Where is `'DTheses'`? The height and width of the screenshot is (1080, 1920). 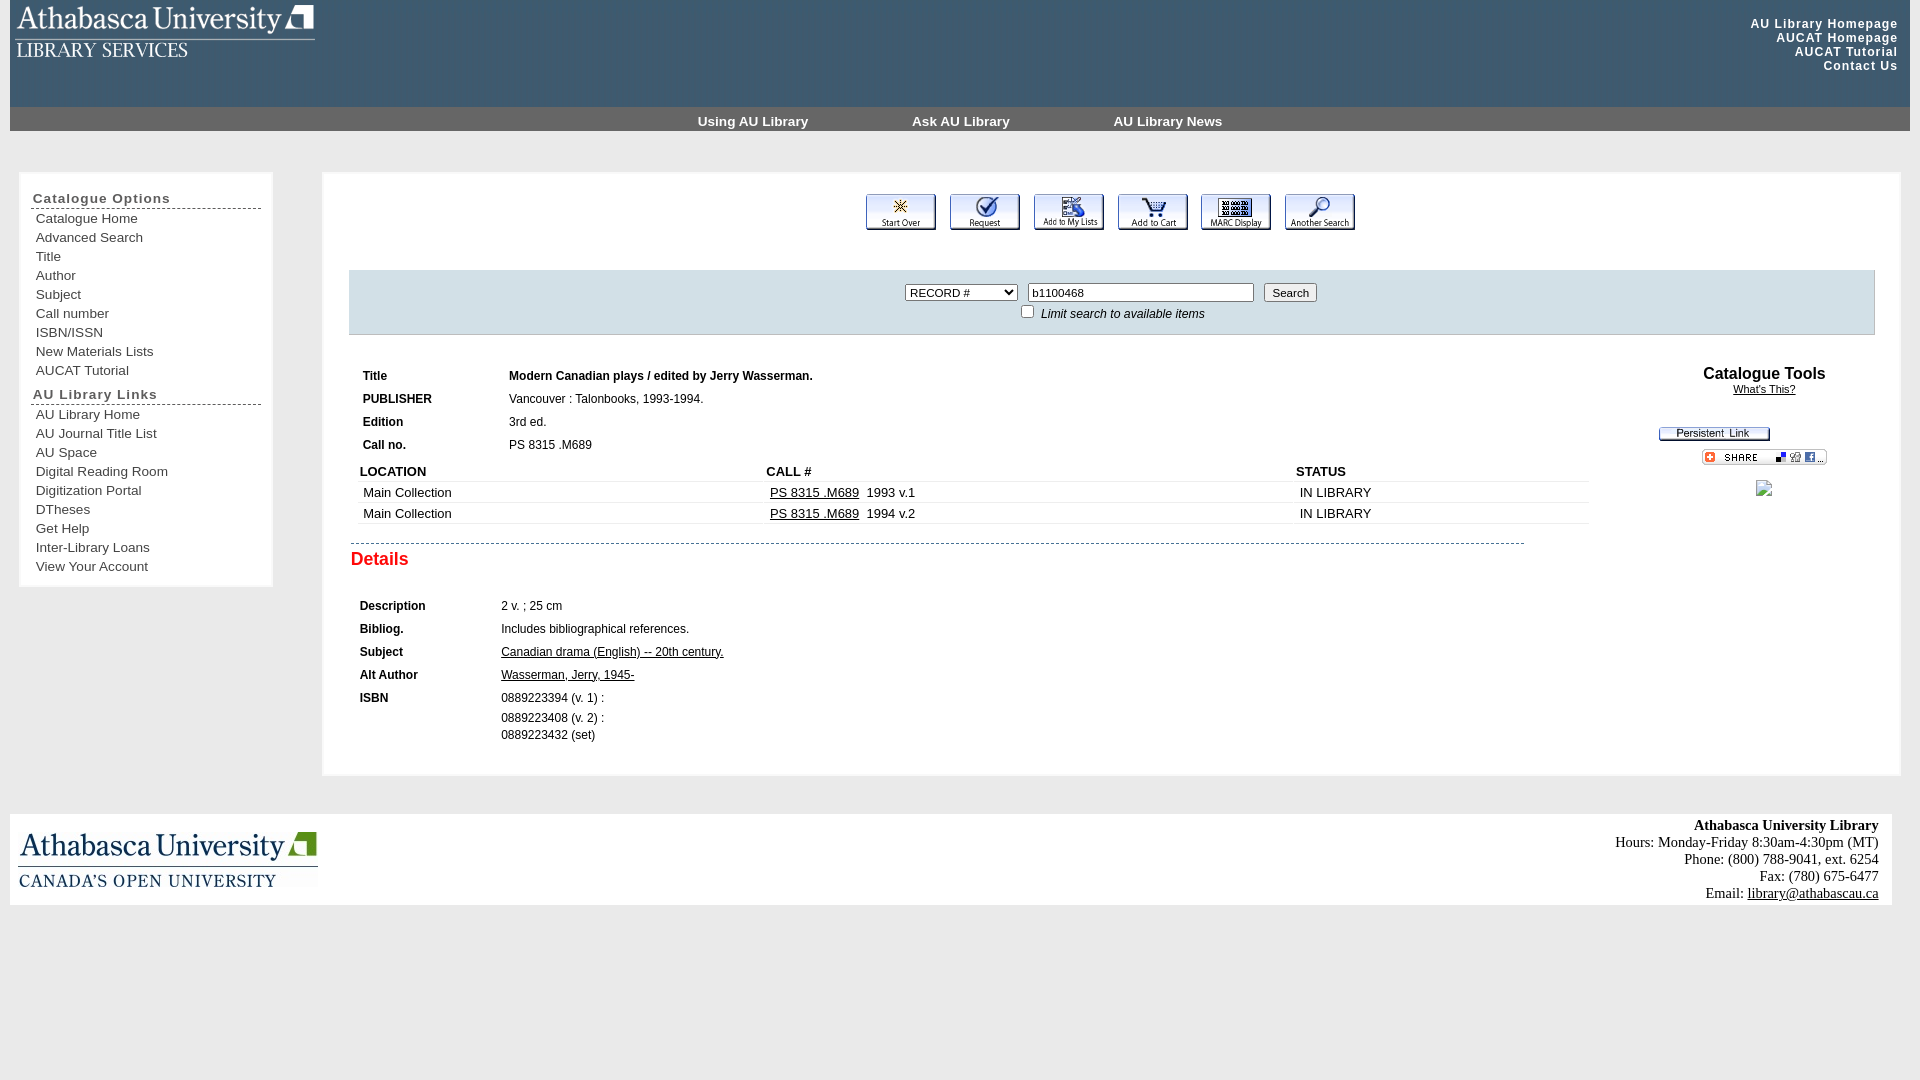
'DTheses' is located at coordinates (146, 508).